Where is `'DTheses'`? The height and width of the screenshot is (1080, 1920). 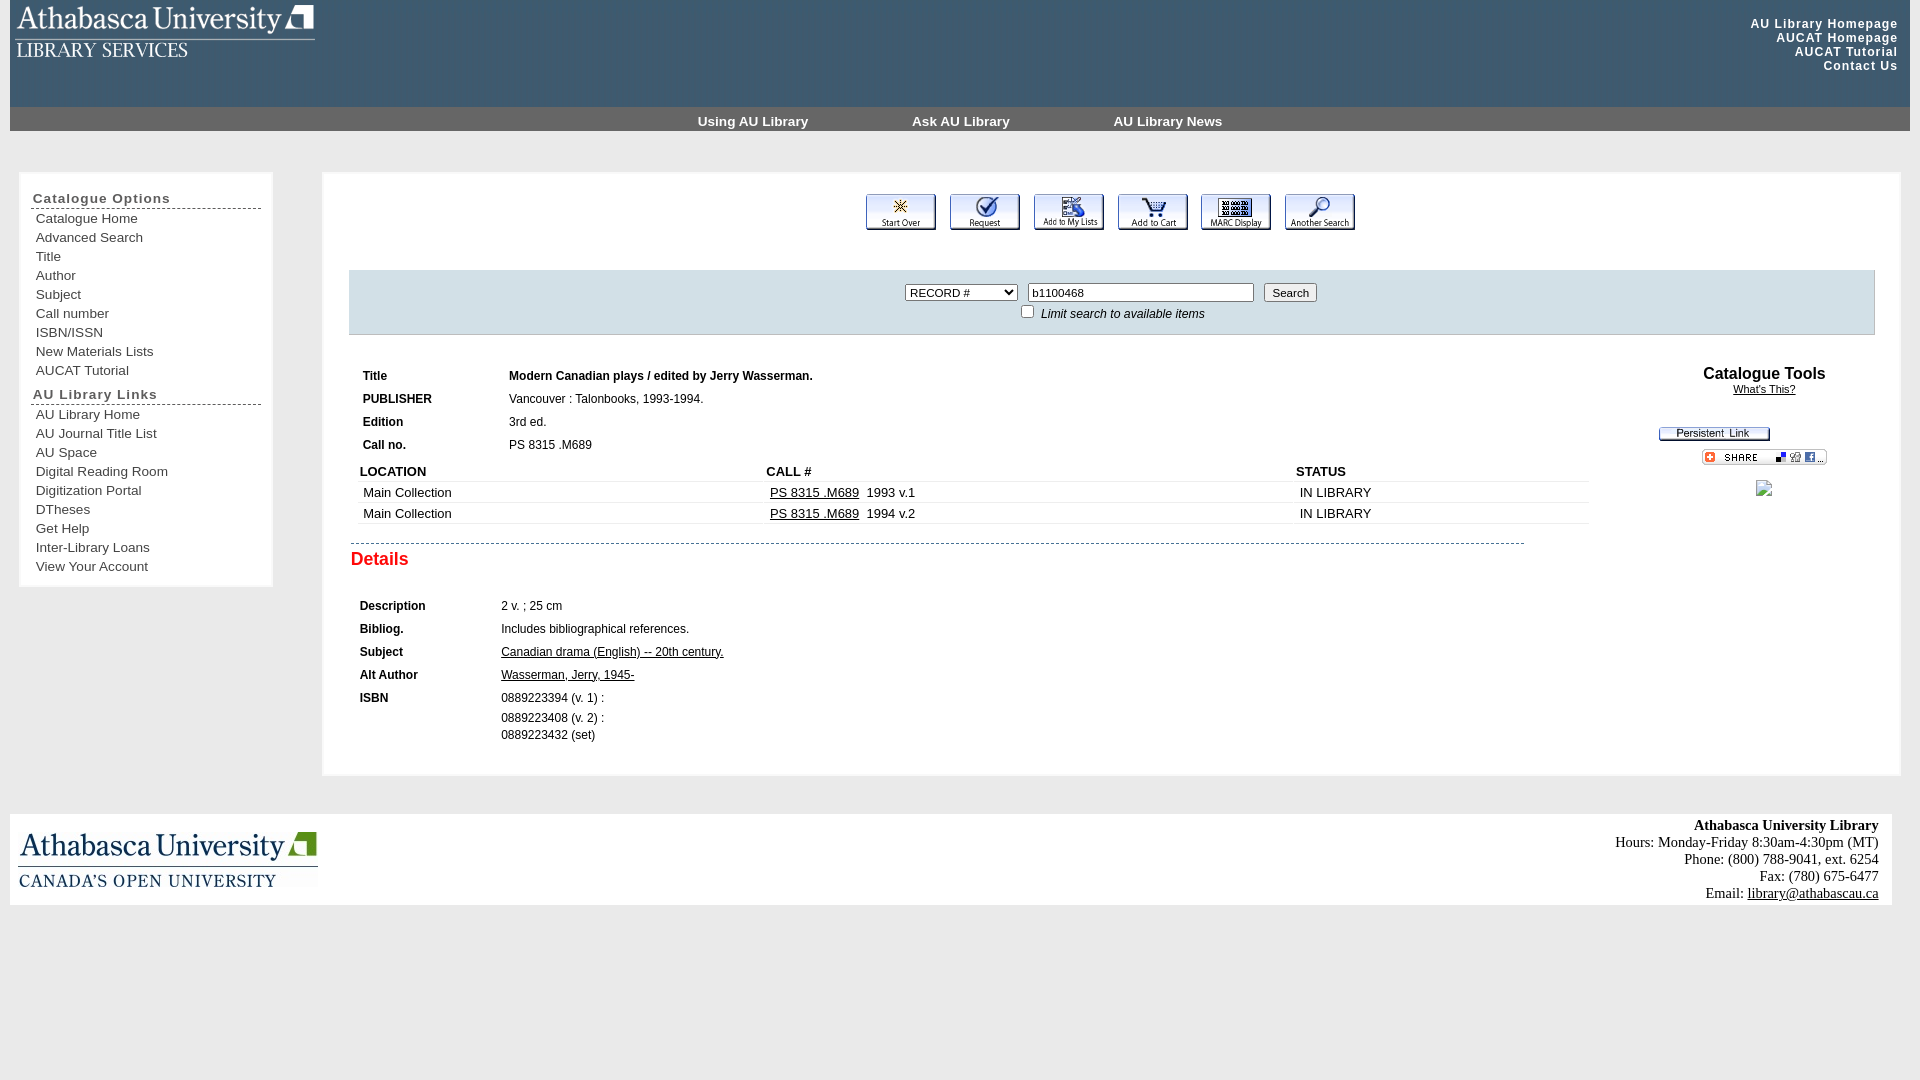
'DTheses' is located at coordinates (146, 508).